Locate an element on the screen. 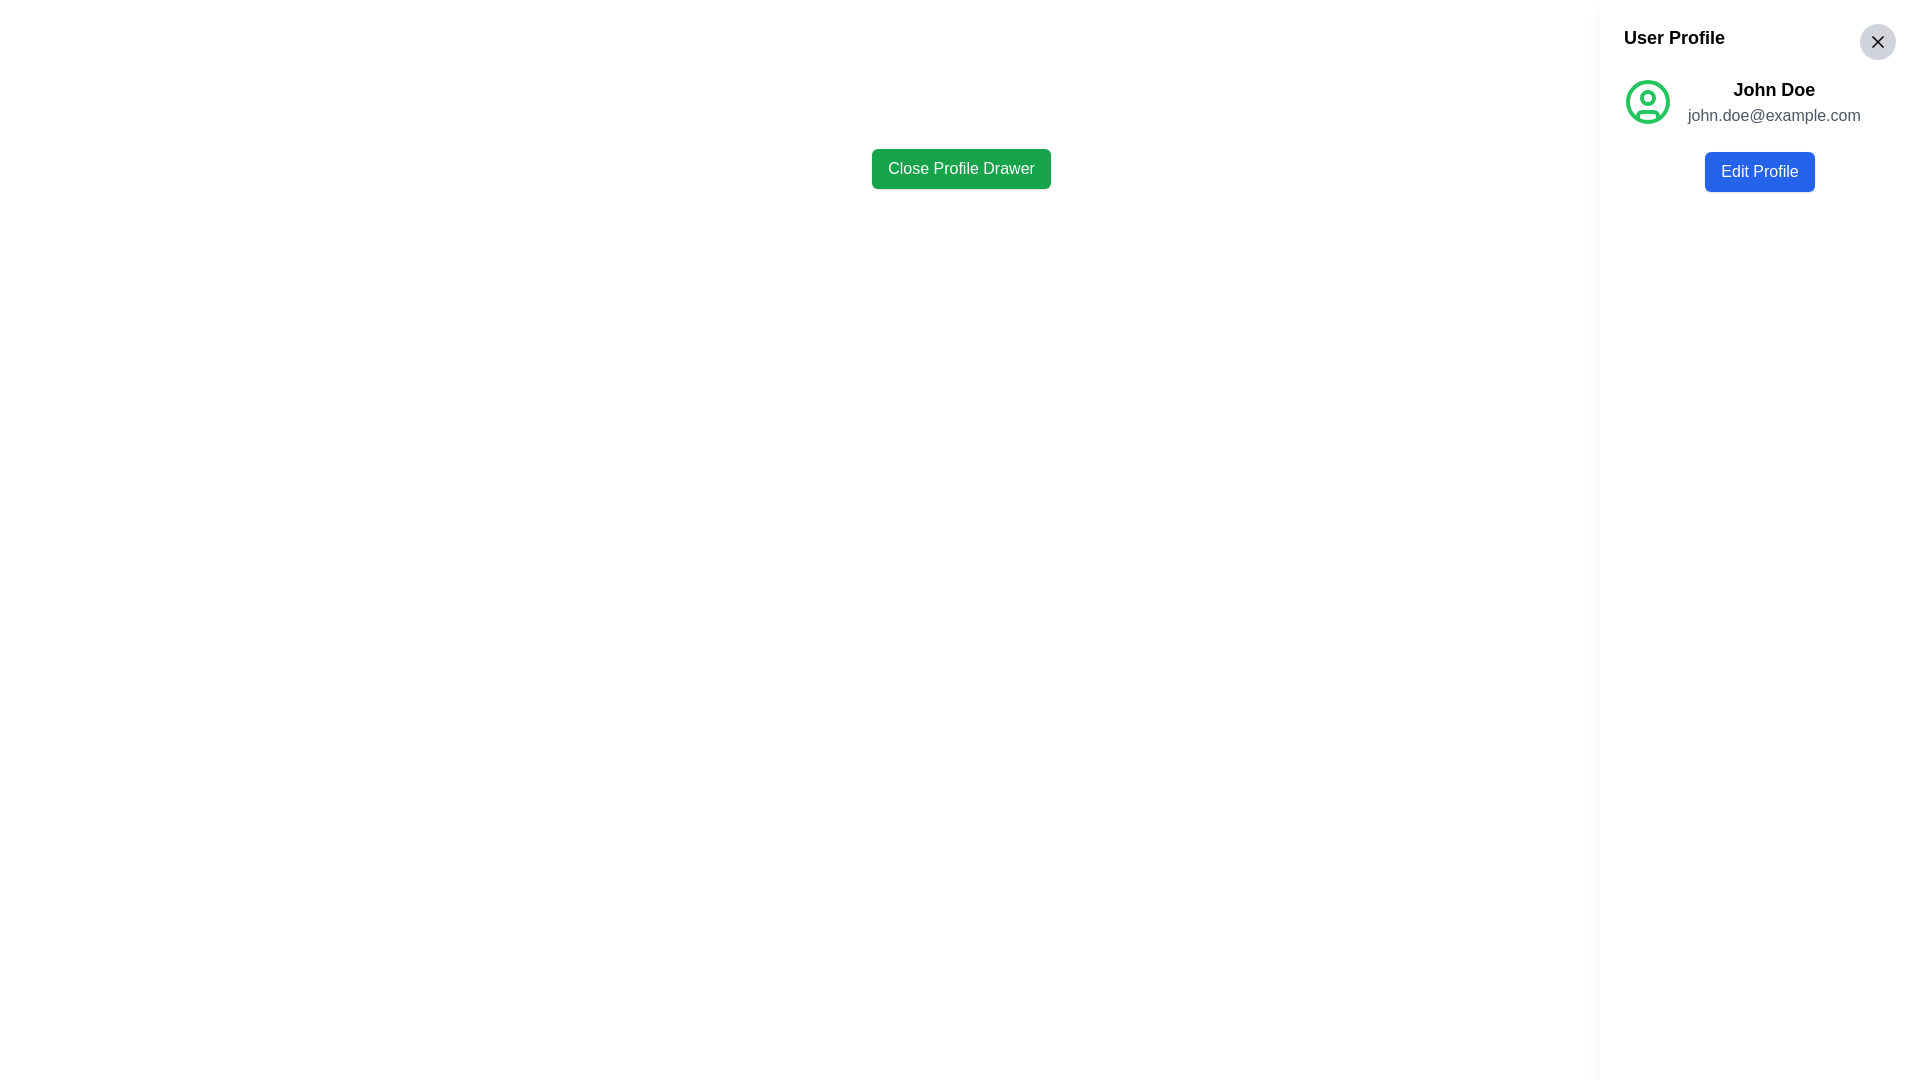 The width and height of the screenshot is (1920, 1080). the close button located in the top-right corner of the user profile section is located at coordinates (1876, 42).